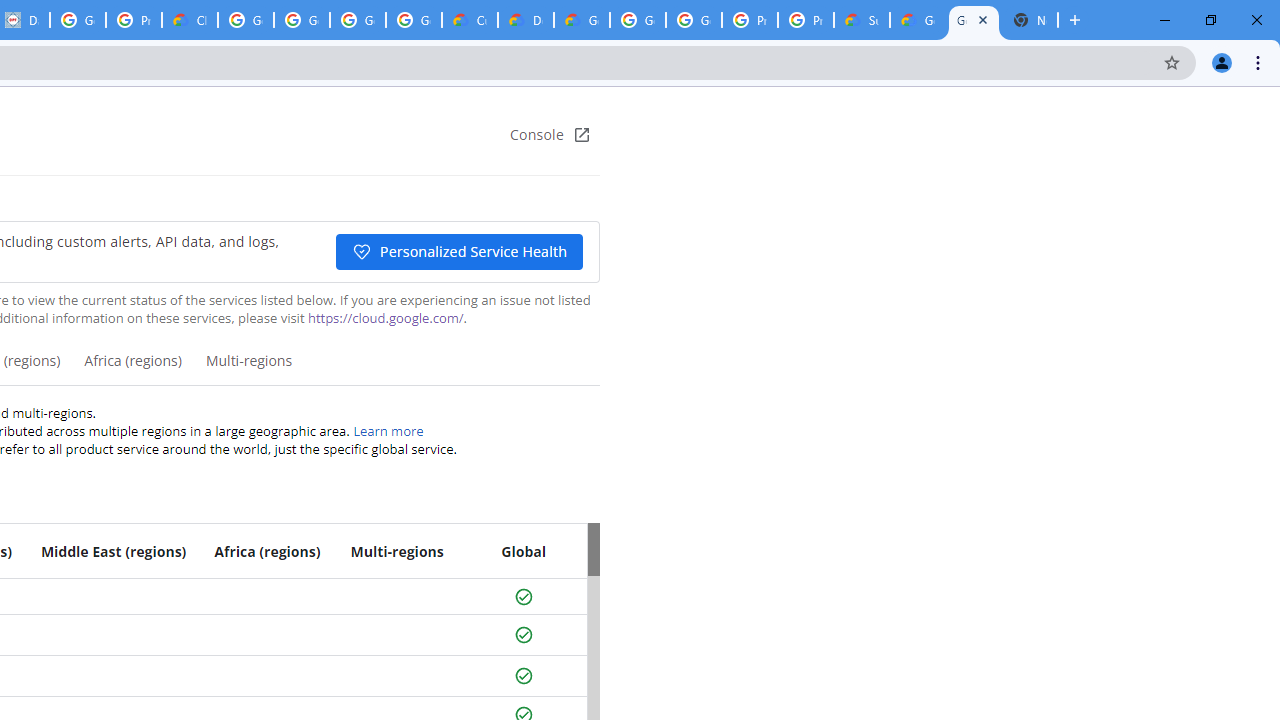  I want to click on 'Available status', so click(523, 675).